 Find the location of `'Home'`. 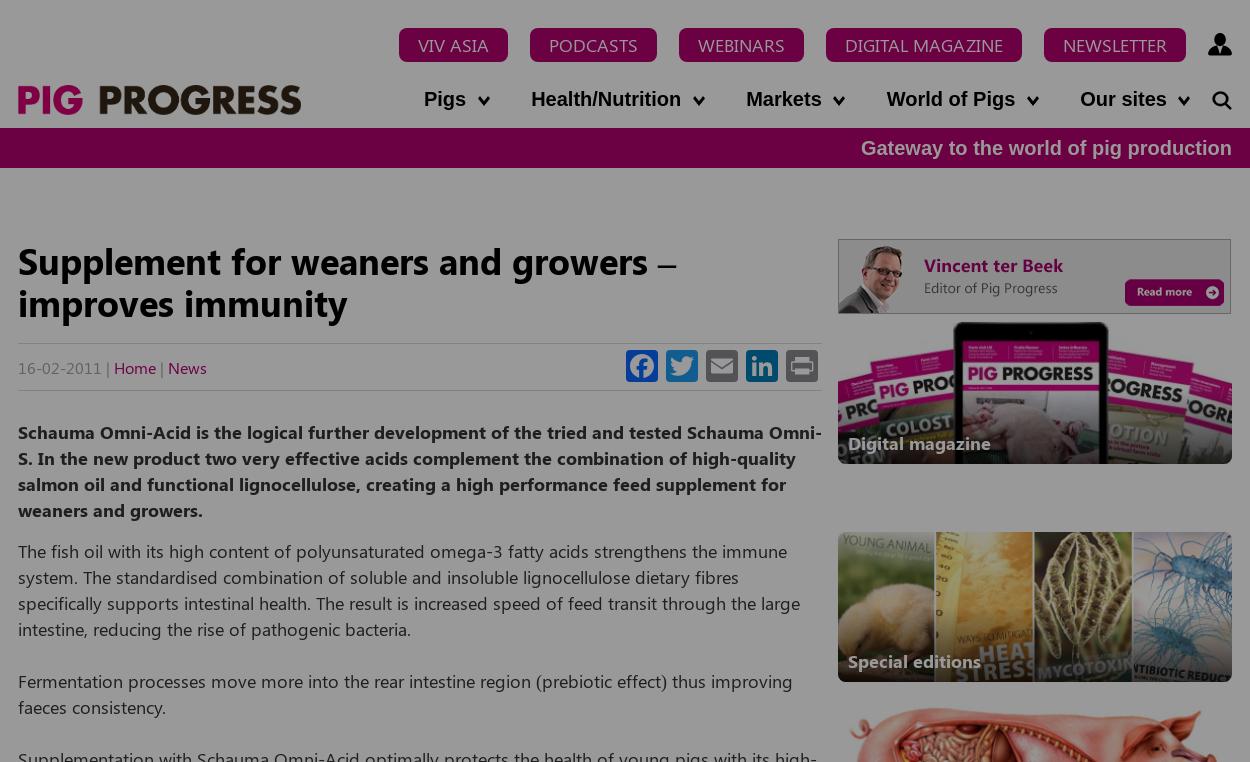

'Home' is located at coordinates (135, 366).